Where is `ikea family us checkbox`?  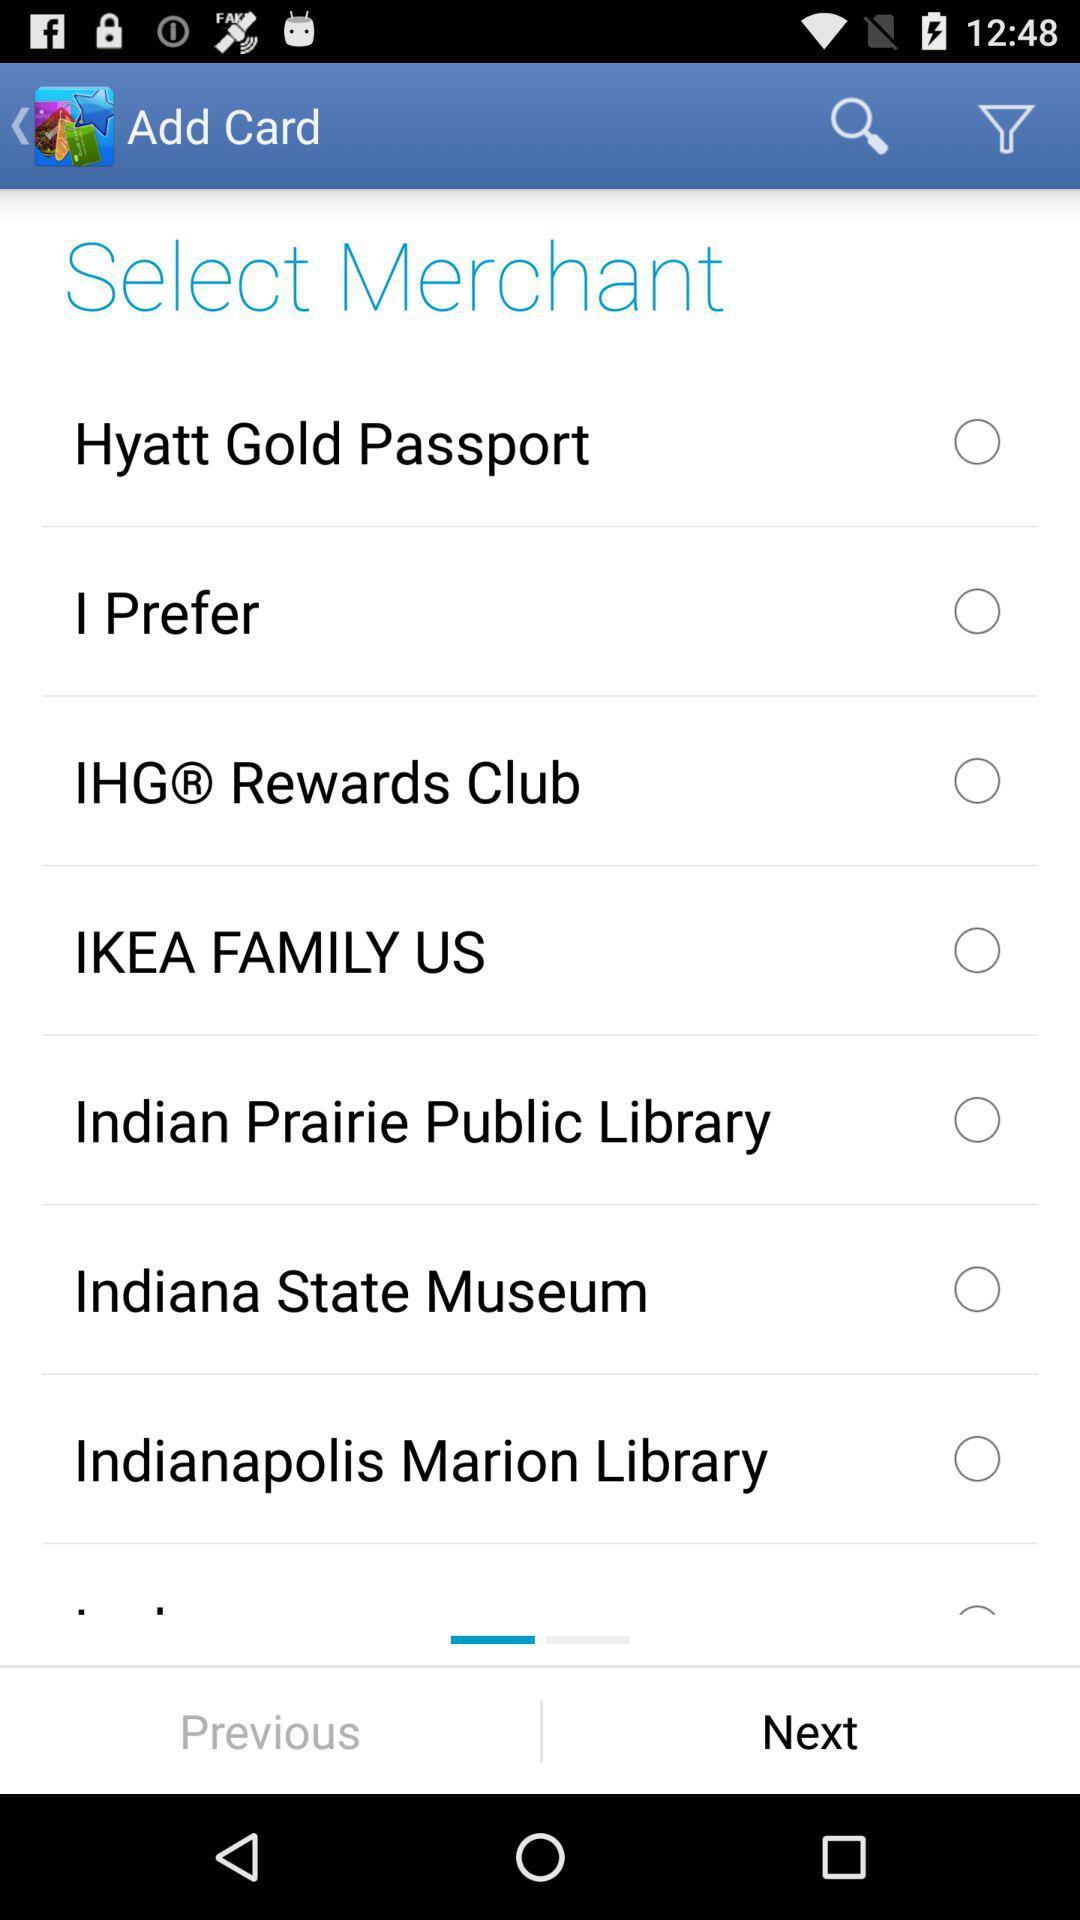
ikea family us checkbox is located at coordinates (540, 949).